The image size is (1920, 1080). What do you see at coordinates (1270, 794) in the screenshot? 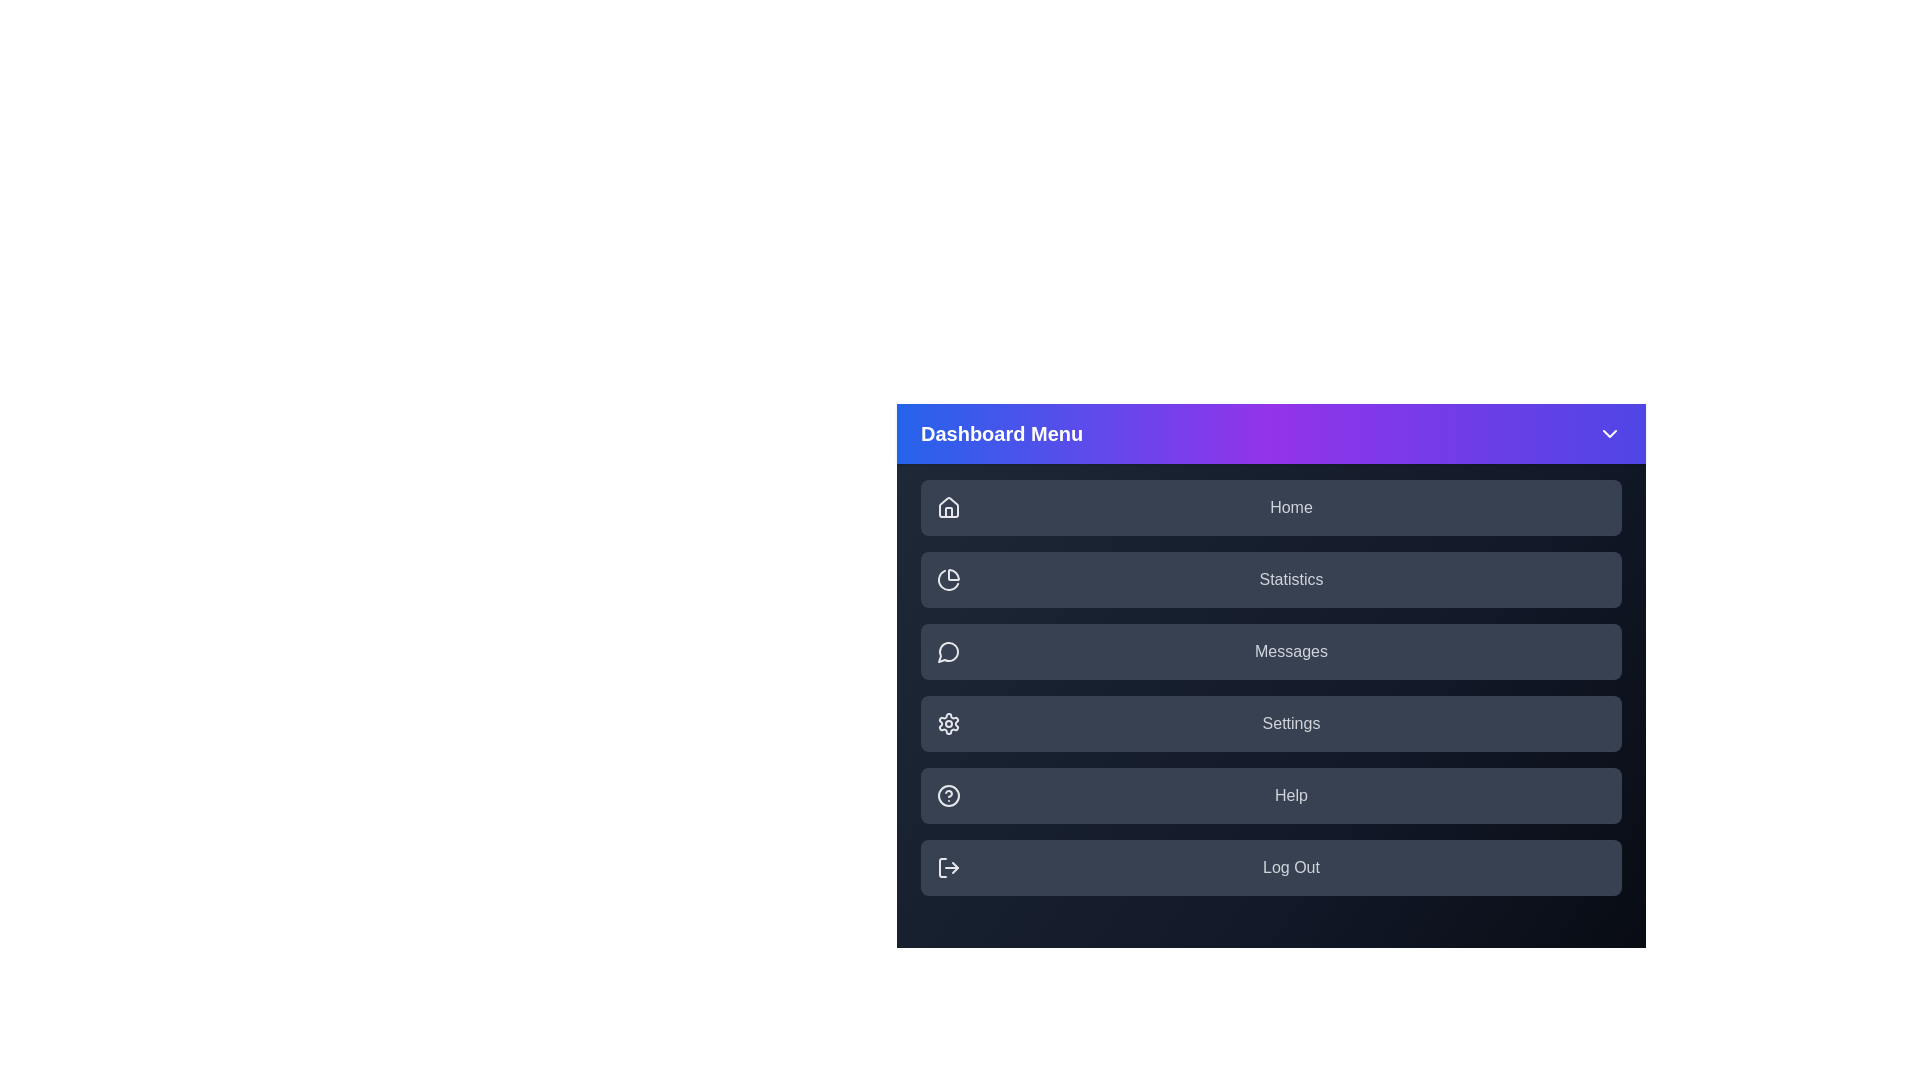
I see `the menu item labeled Help to highlight it` at bounding box center [1270, 794].